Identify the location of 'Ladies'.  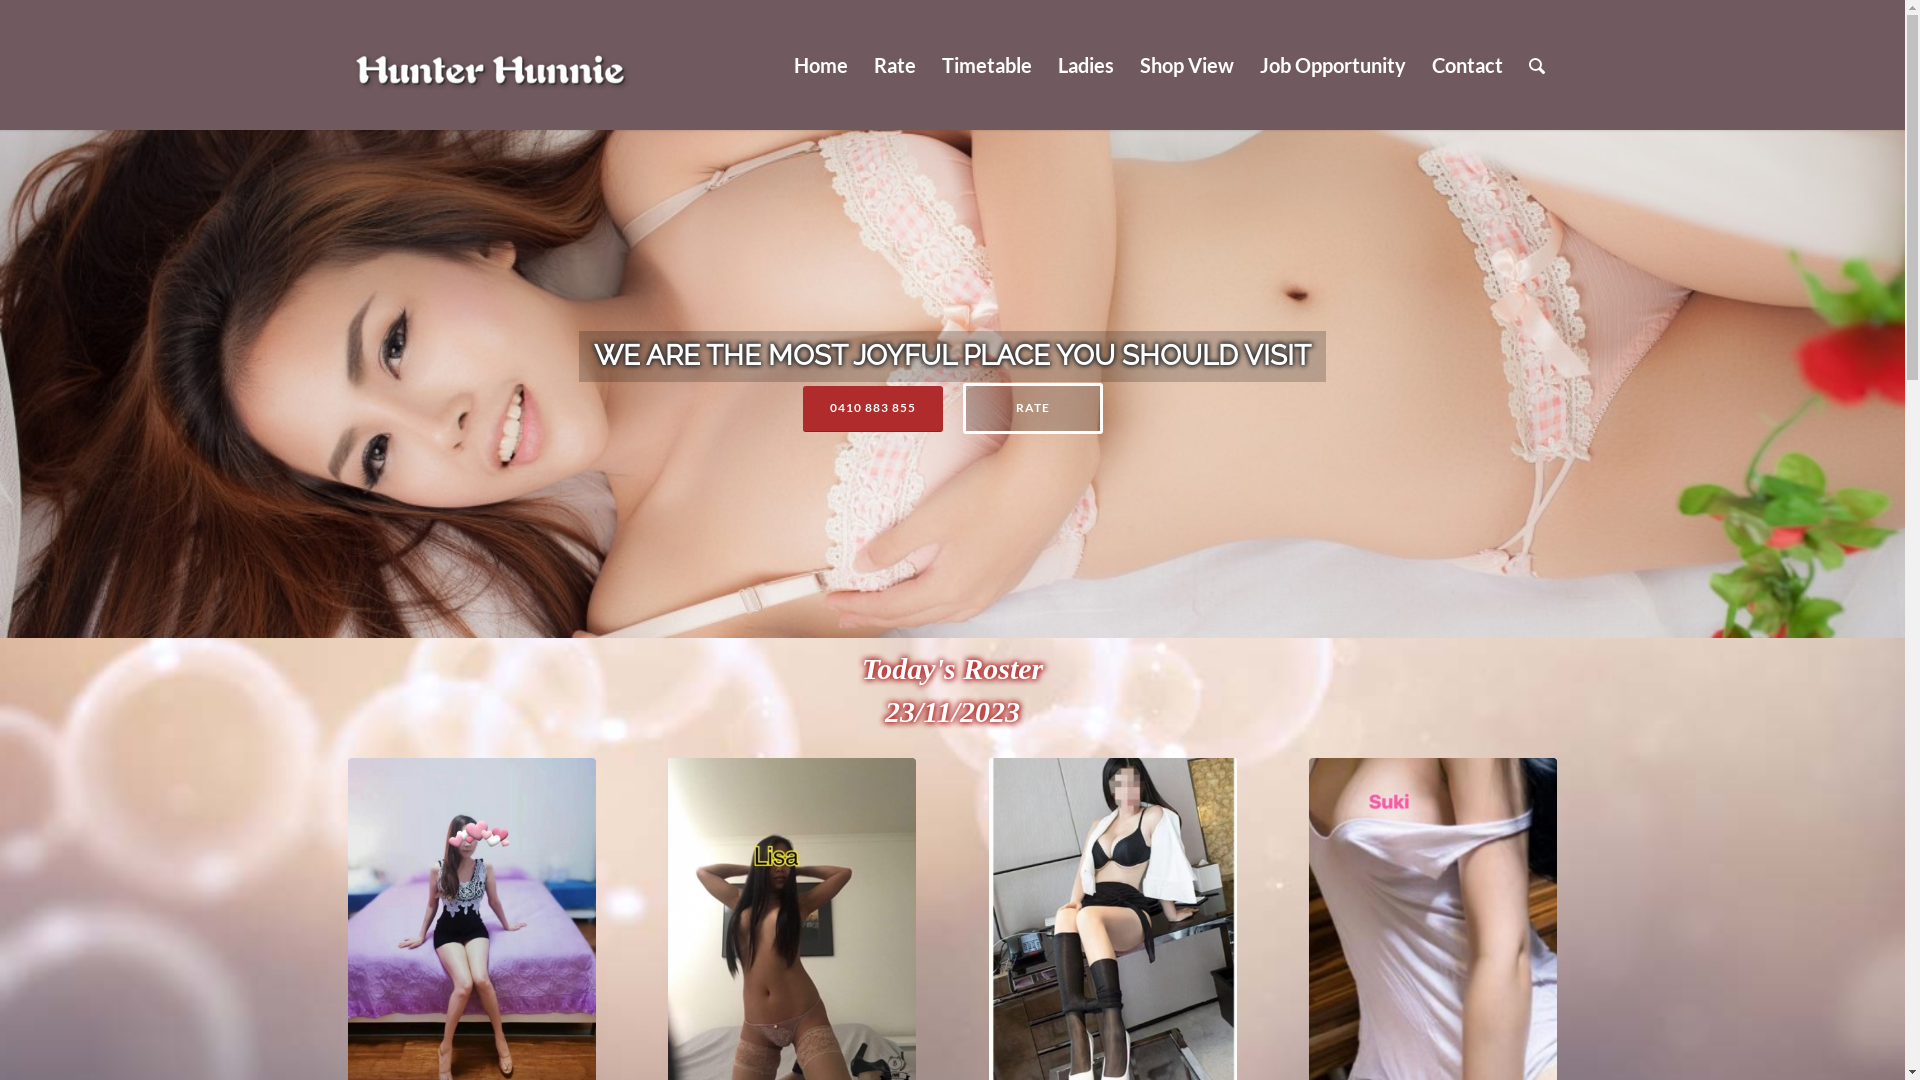
(1083, 64).